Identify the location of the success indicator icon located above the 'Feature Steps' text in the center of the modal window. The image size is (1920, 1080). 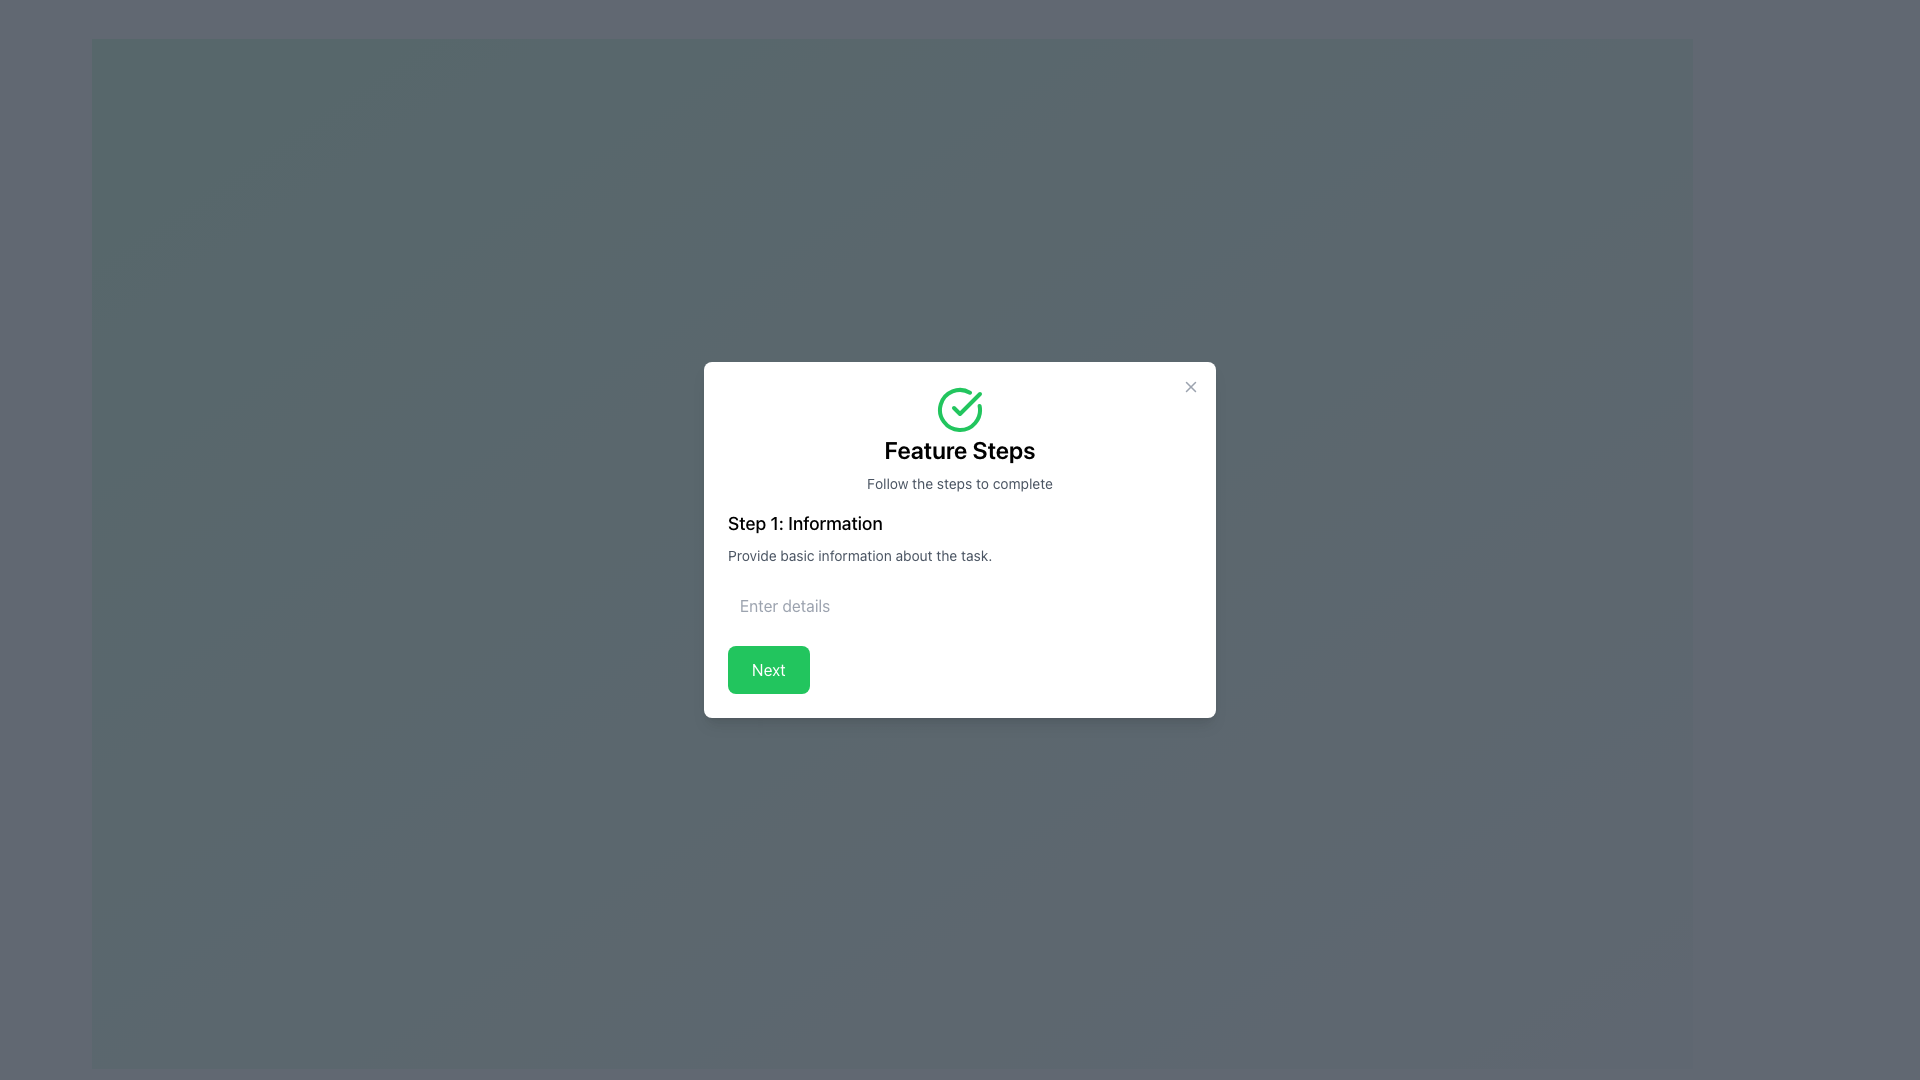
(960, 408).